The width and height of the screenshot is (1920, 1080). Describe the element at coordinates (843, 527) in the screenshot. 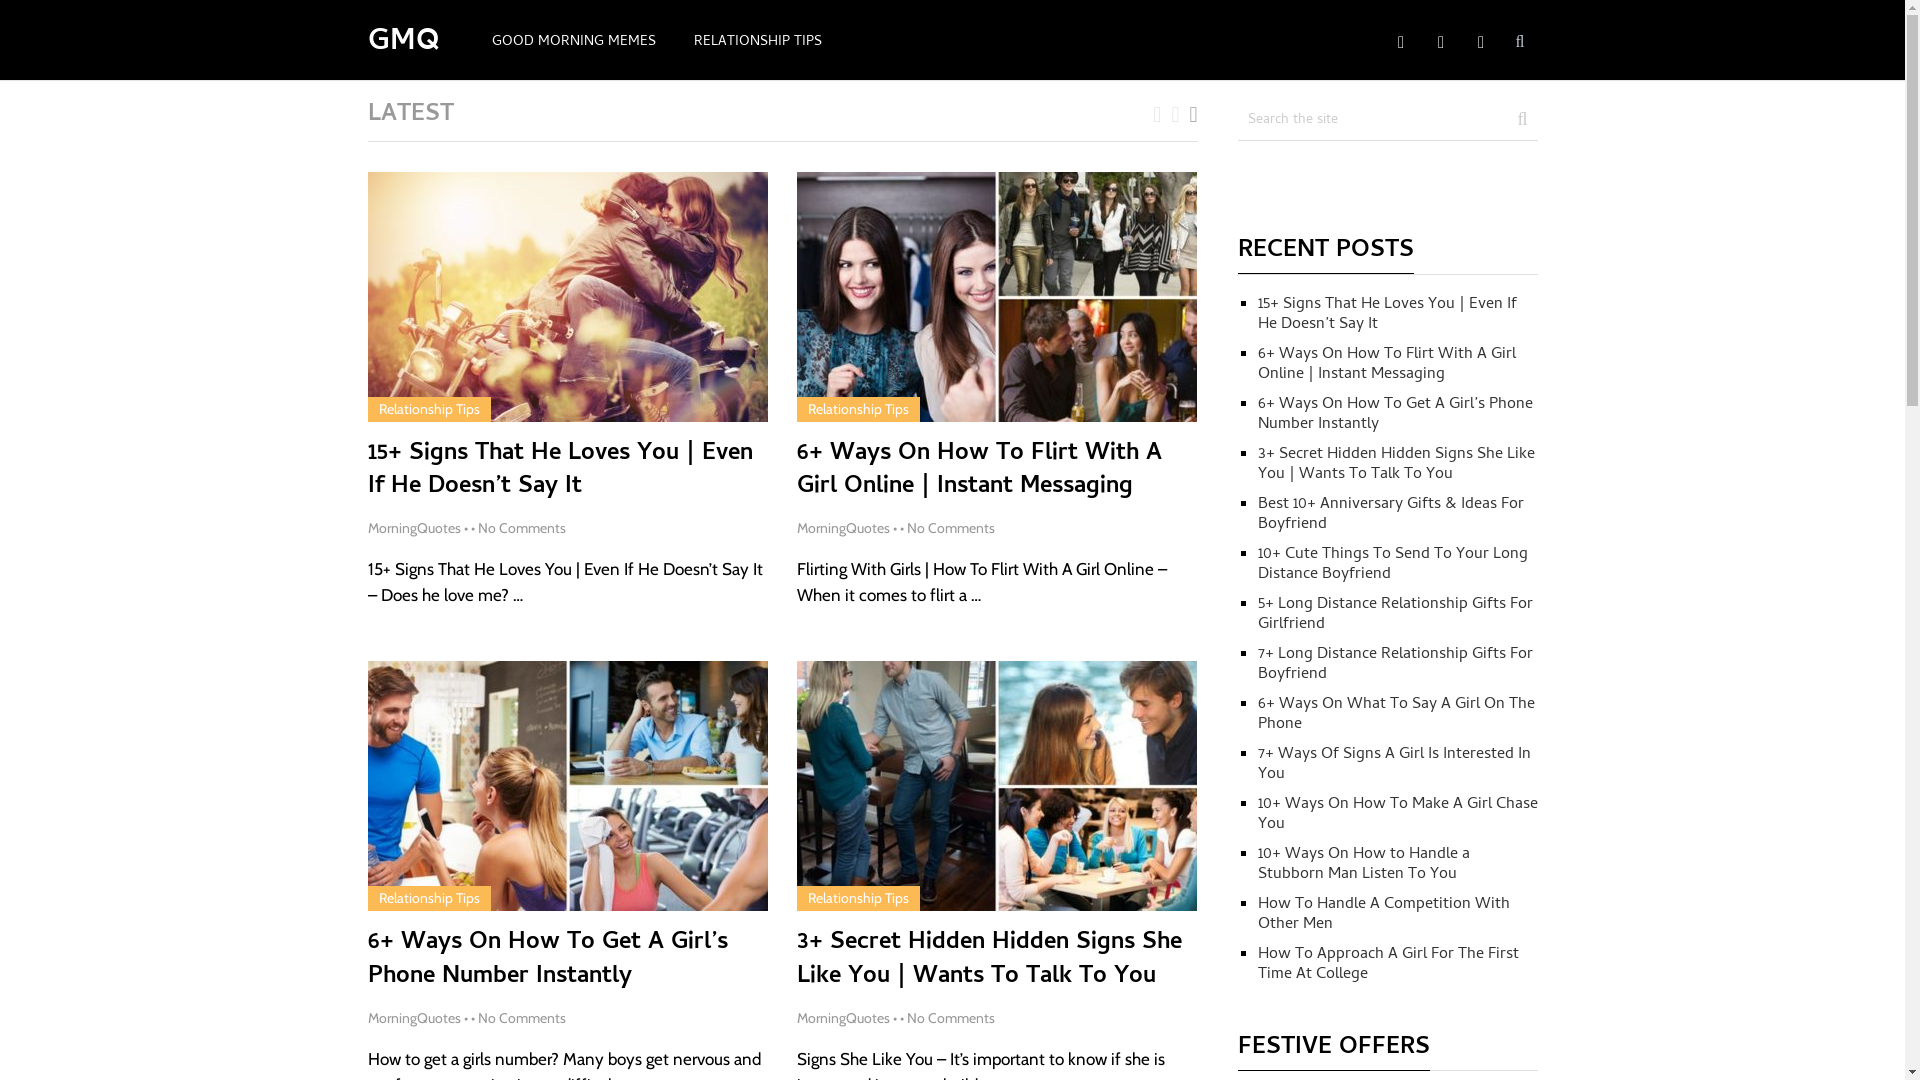

I see `'MorningQuotes'` at that location.